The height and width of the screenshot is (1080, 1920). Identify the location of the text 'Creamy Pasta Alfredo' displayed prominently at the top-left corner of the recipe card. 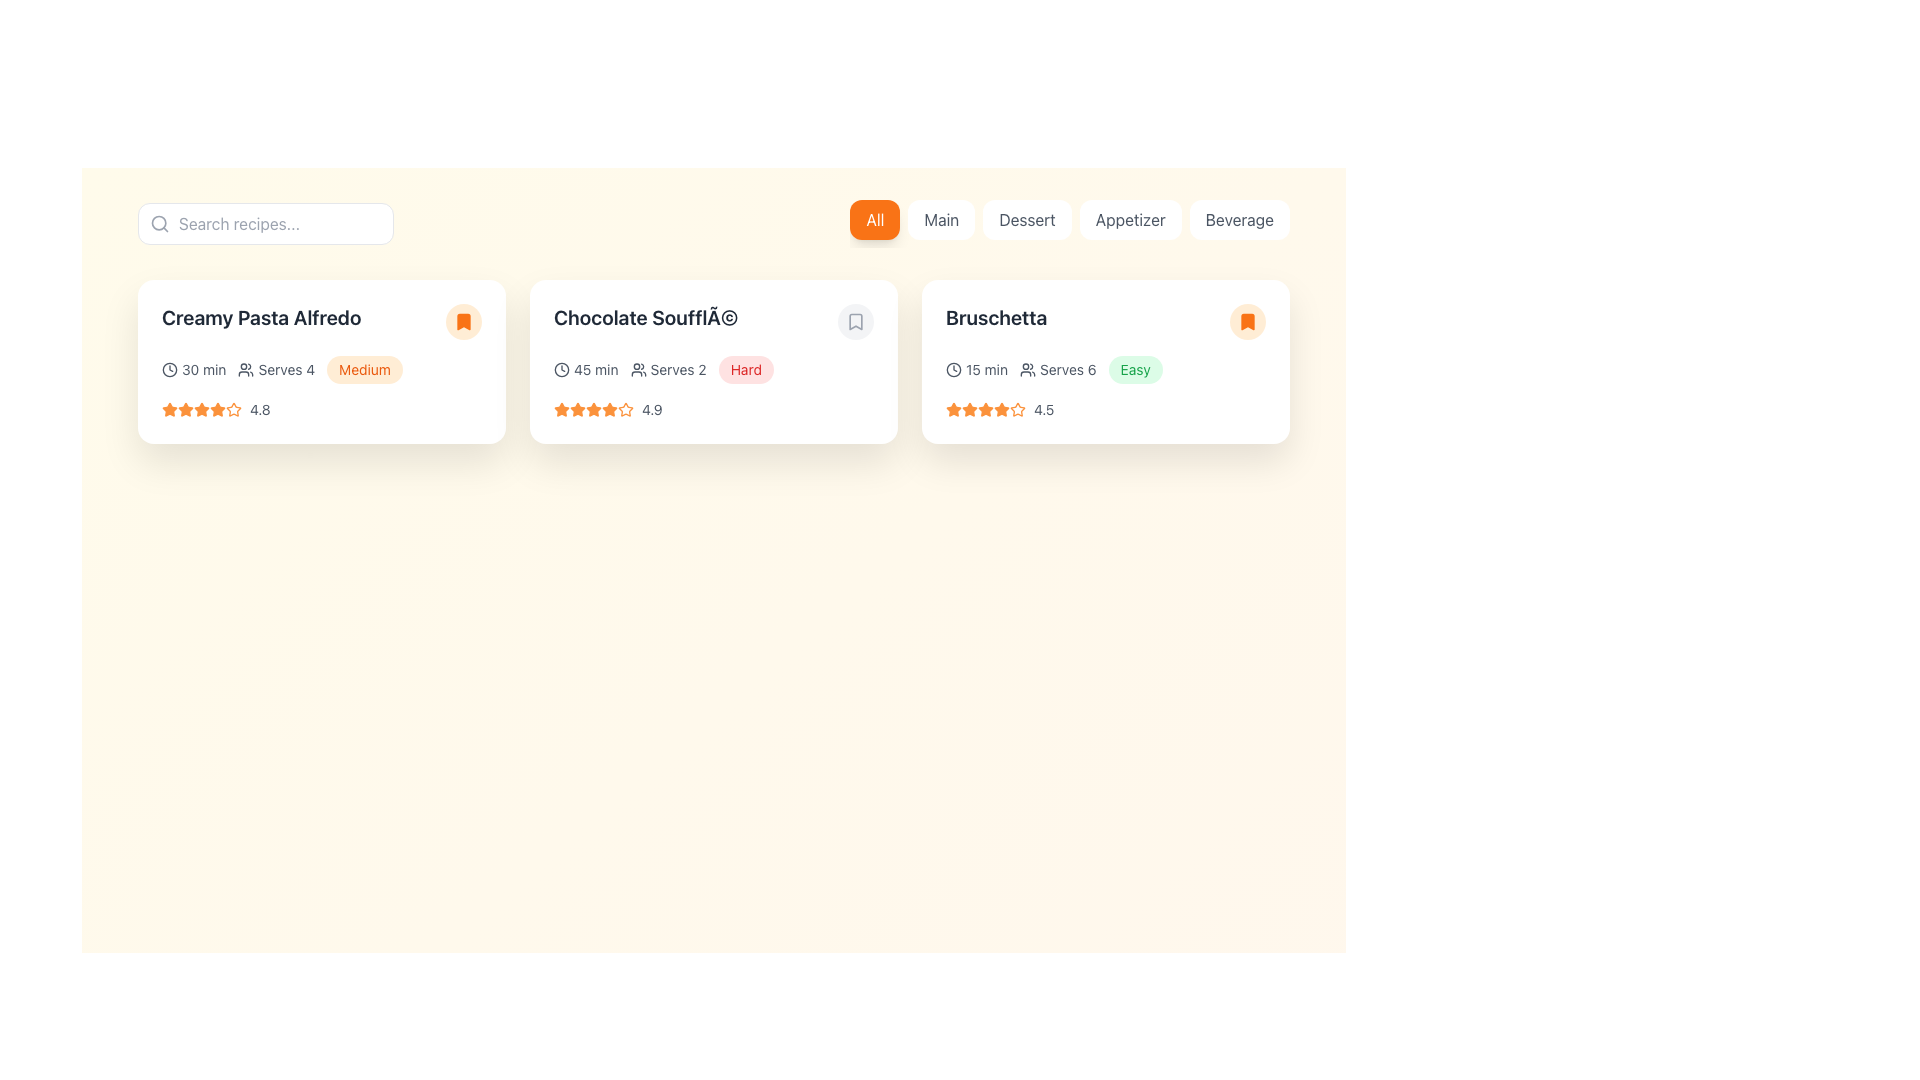
(260, 316).